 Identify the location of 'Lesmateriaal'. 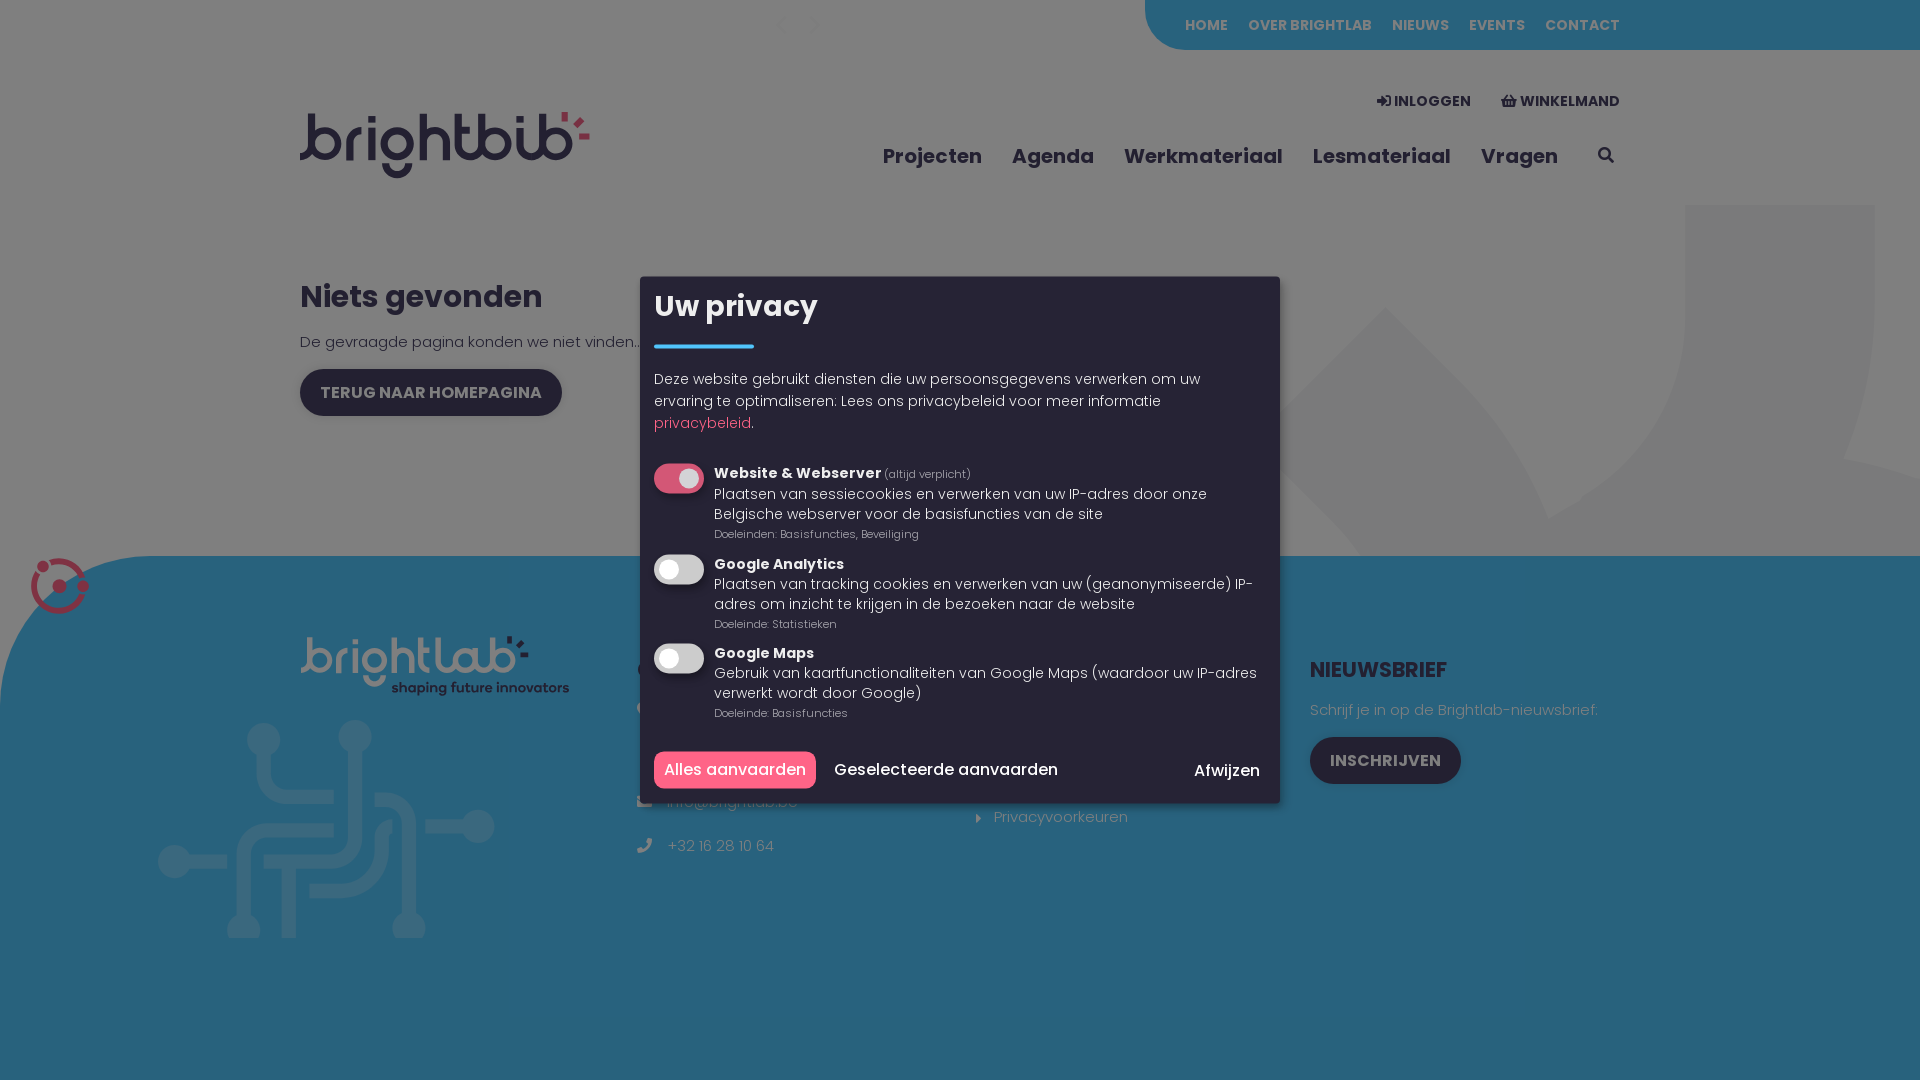
(1381, 154).